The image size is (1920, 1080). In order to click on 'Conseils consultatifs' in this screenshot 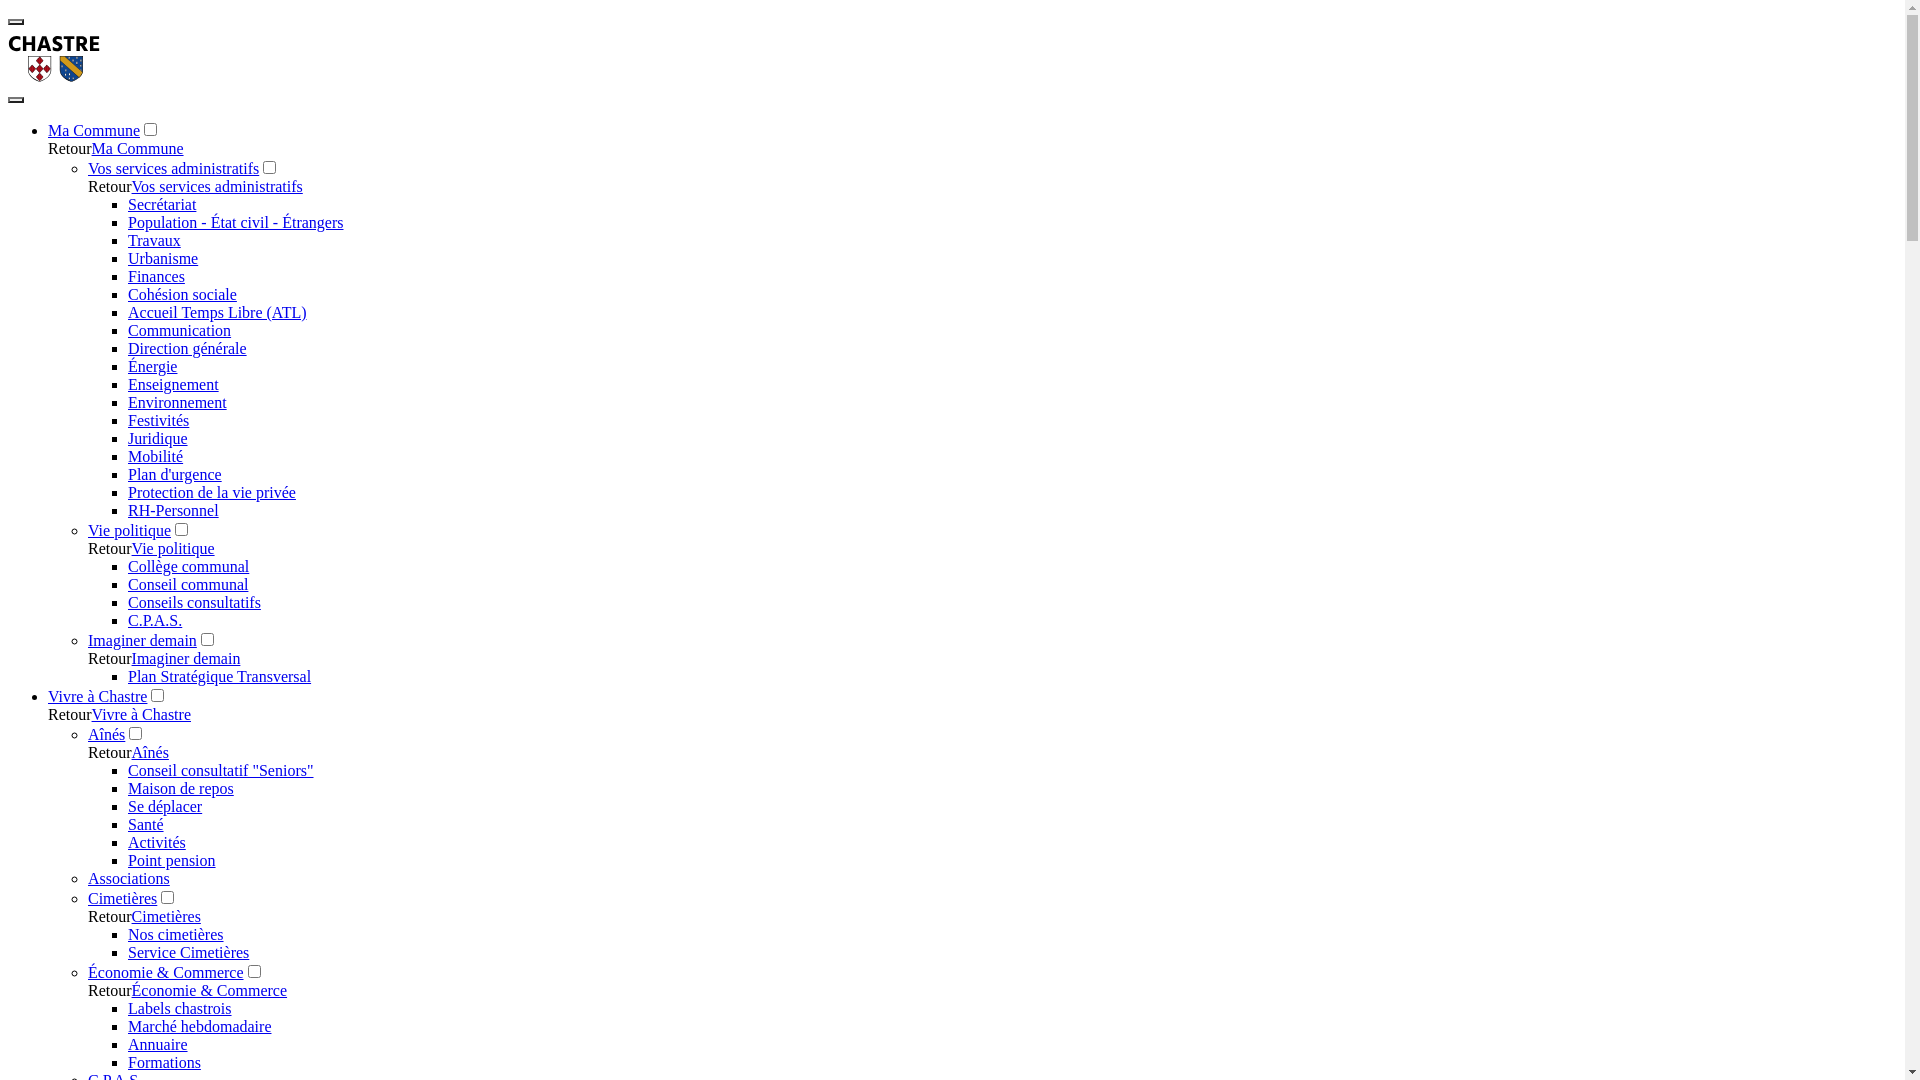, I will do `click(127, 601)`.